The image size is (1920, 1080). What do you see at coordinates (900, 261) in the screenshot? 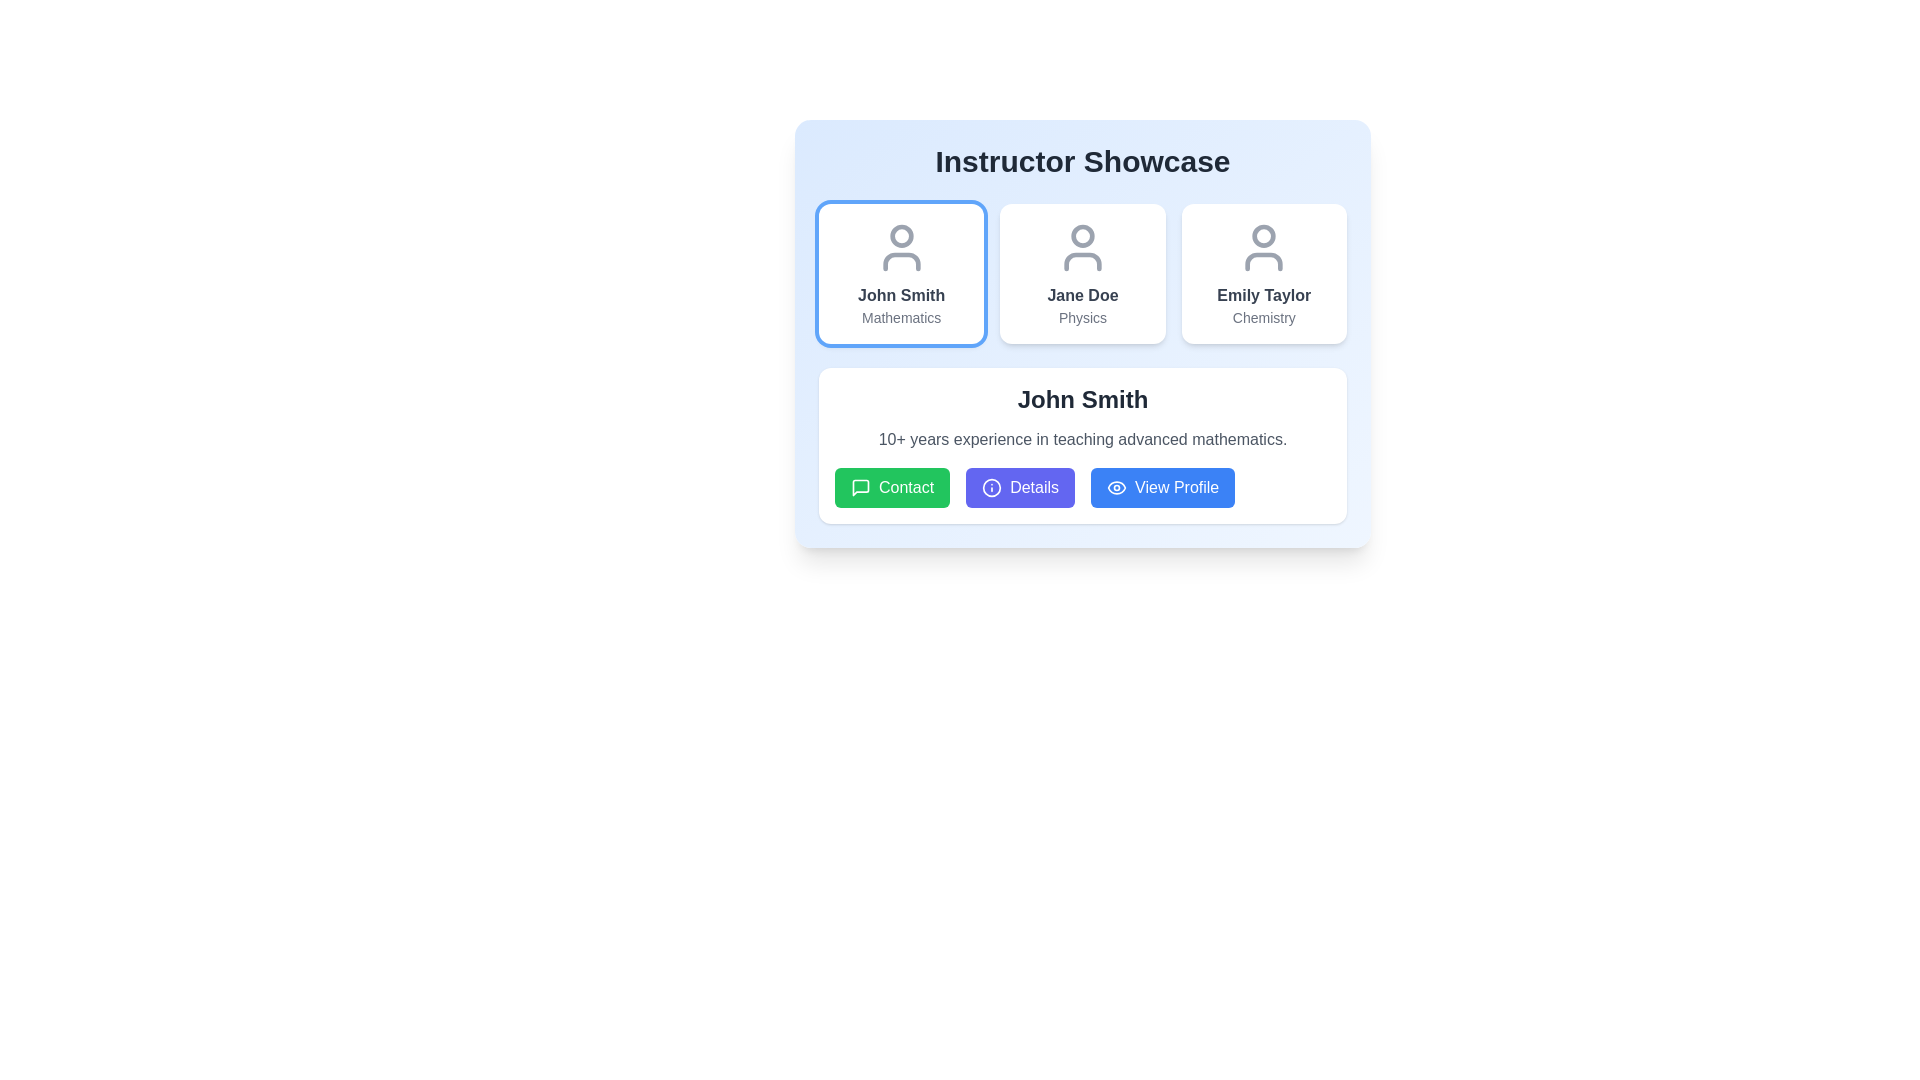
I see `the SVG shape component representing a user profile attribute located in the user profile card titled 'John Smith', positioned below the circular part of the icon layout` at bounding box center [900, 261].